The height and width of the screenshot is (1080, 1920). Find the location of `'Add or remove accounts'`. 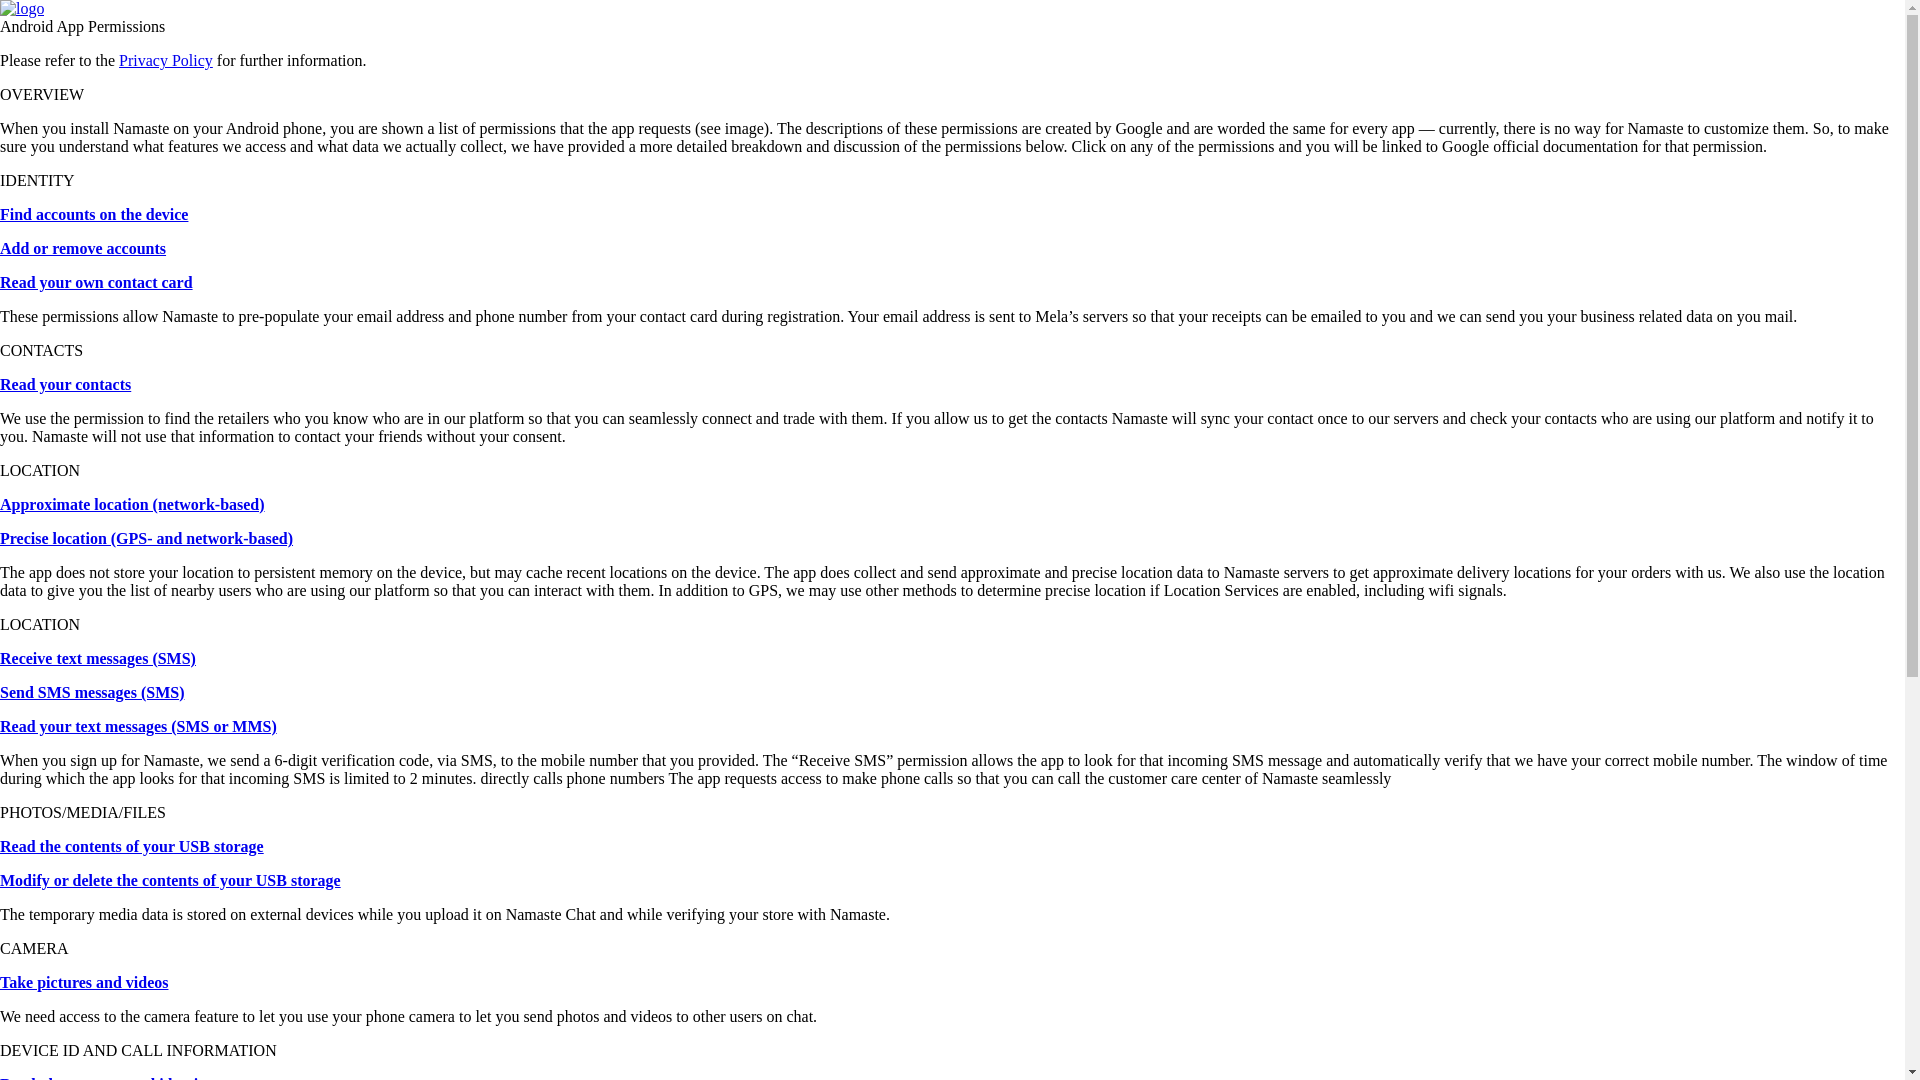

'Add or remove accounts' is located at coordinates (81, 247).